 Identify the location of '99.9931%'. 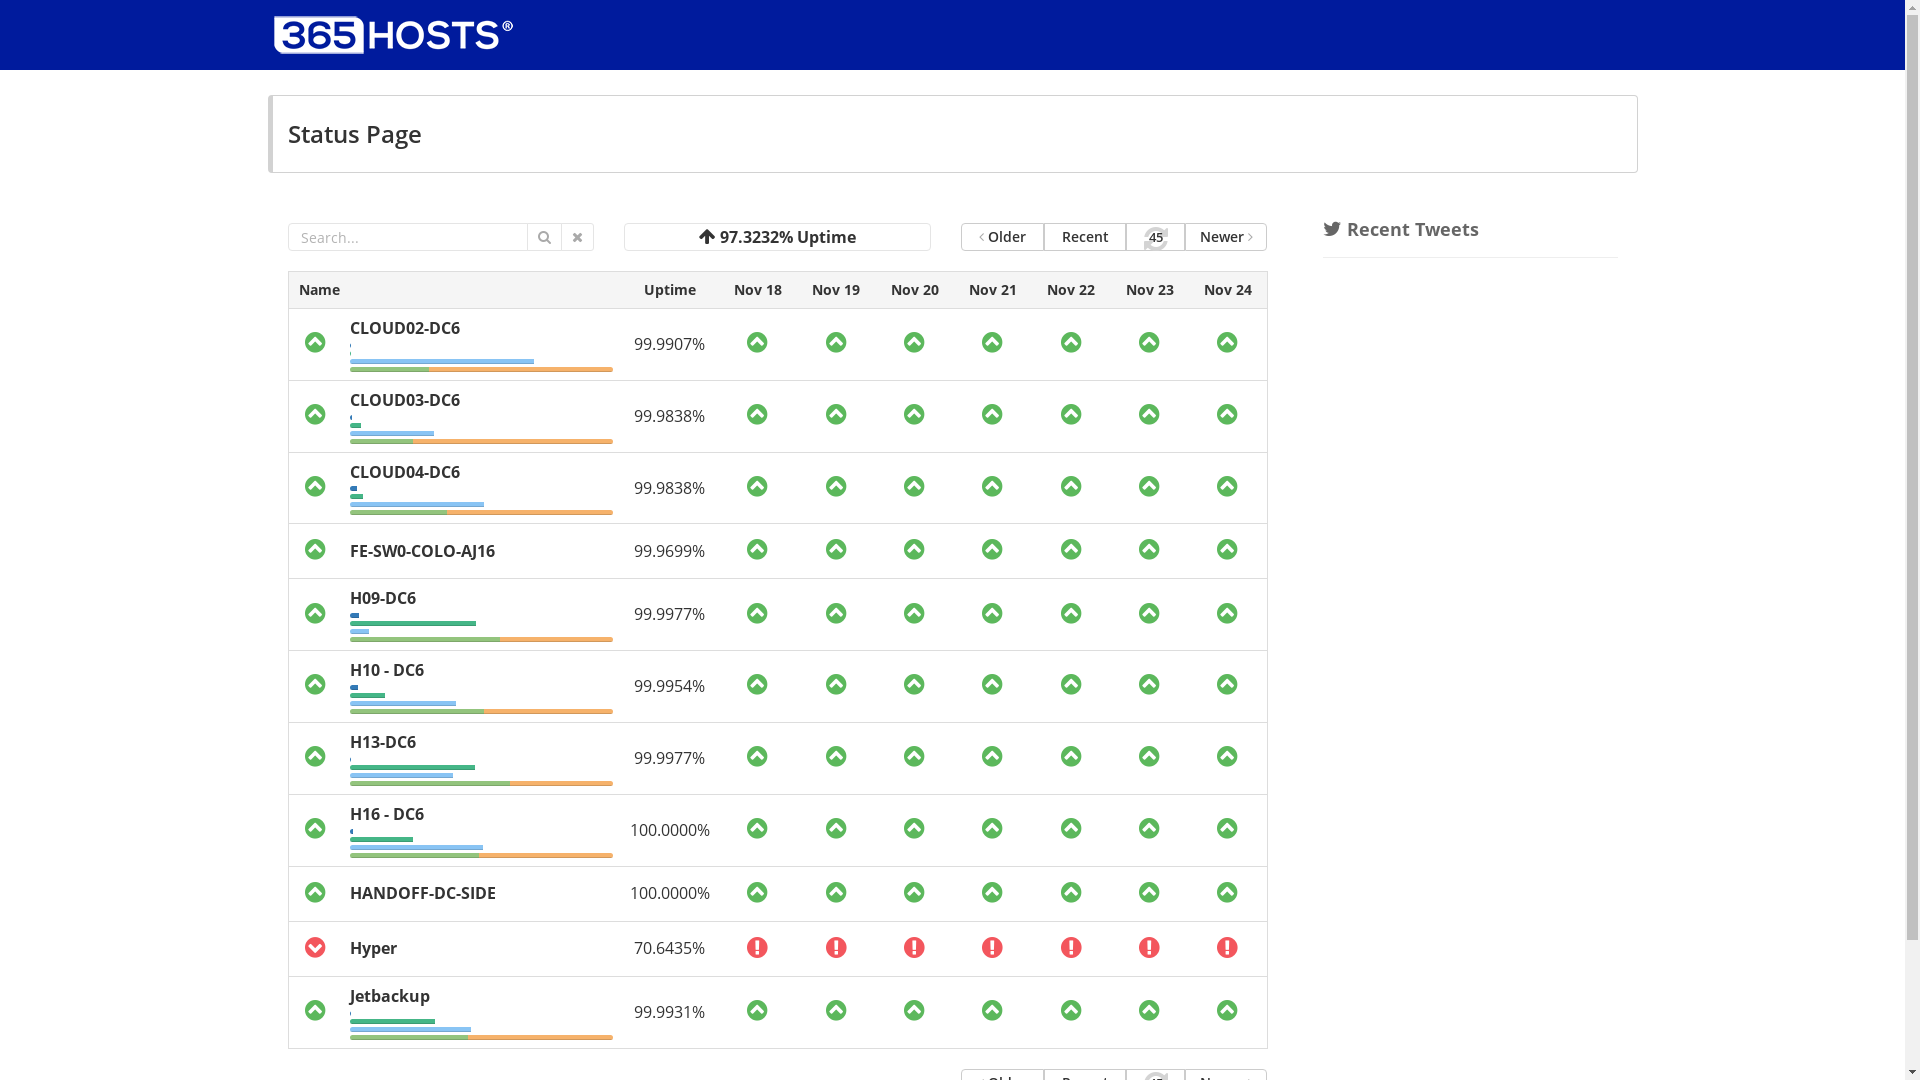
(632, 1011).